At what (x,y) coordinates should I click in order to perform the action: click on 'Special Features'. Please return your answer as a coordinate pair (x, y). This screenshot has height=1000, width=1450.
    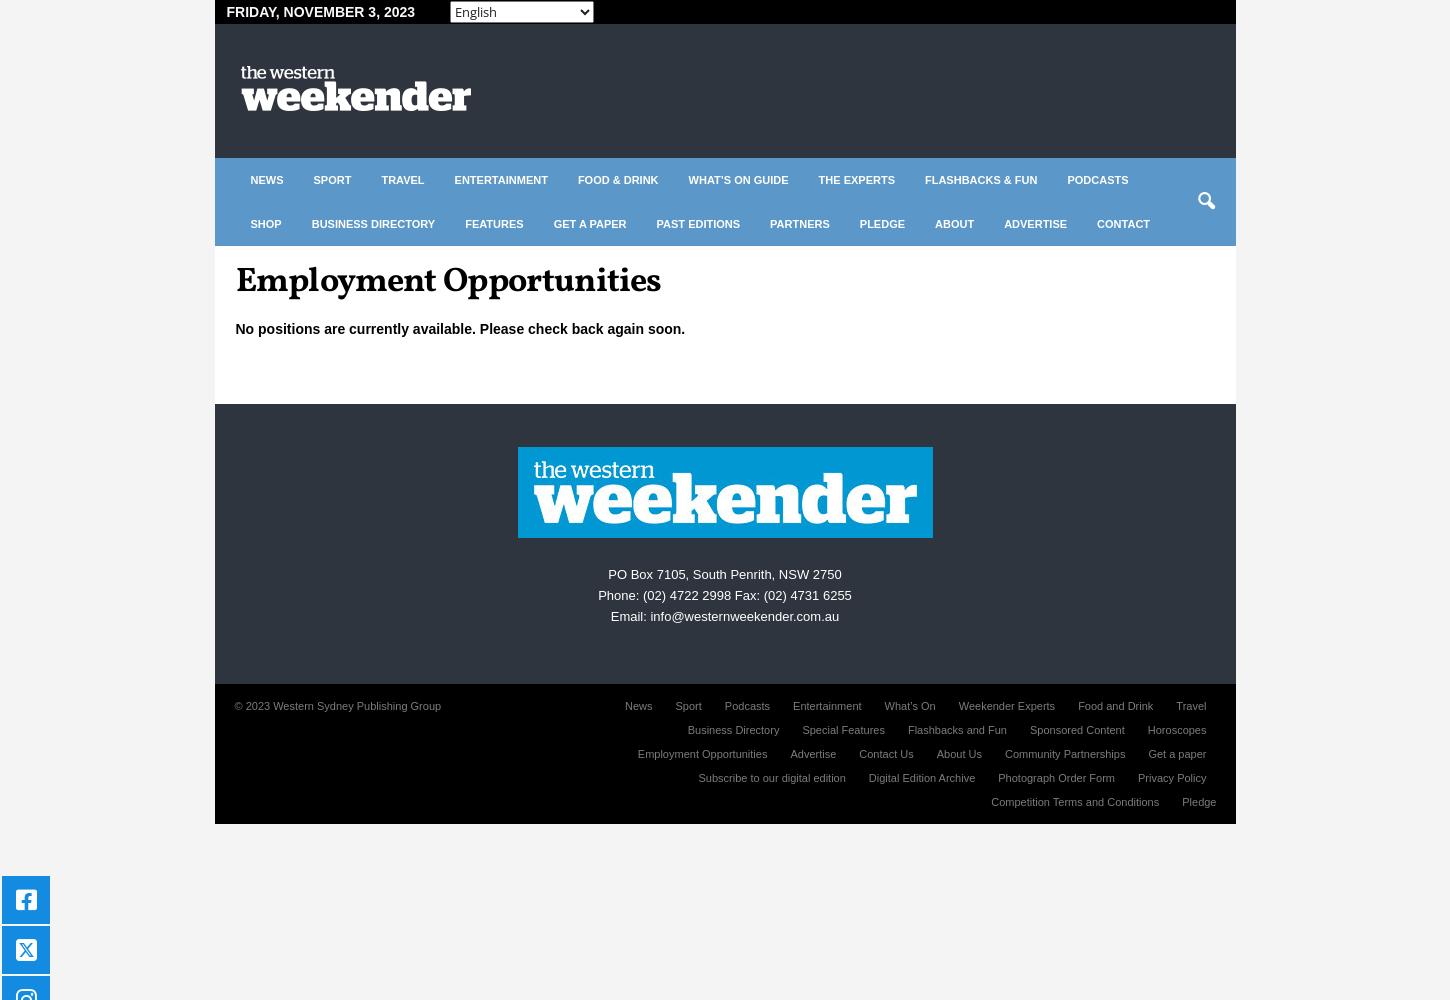
    Looking at the image, I should click on (801, 729).